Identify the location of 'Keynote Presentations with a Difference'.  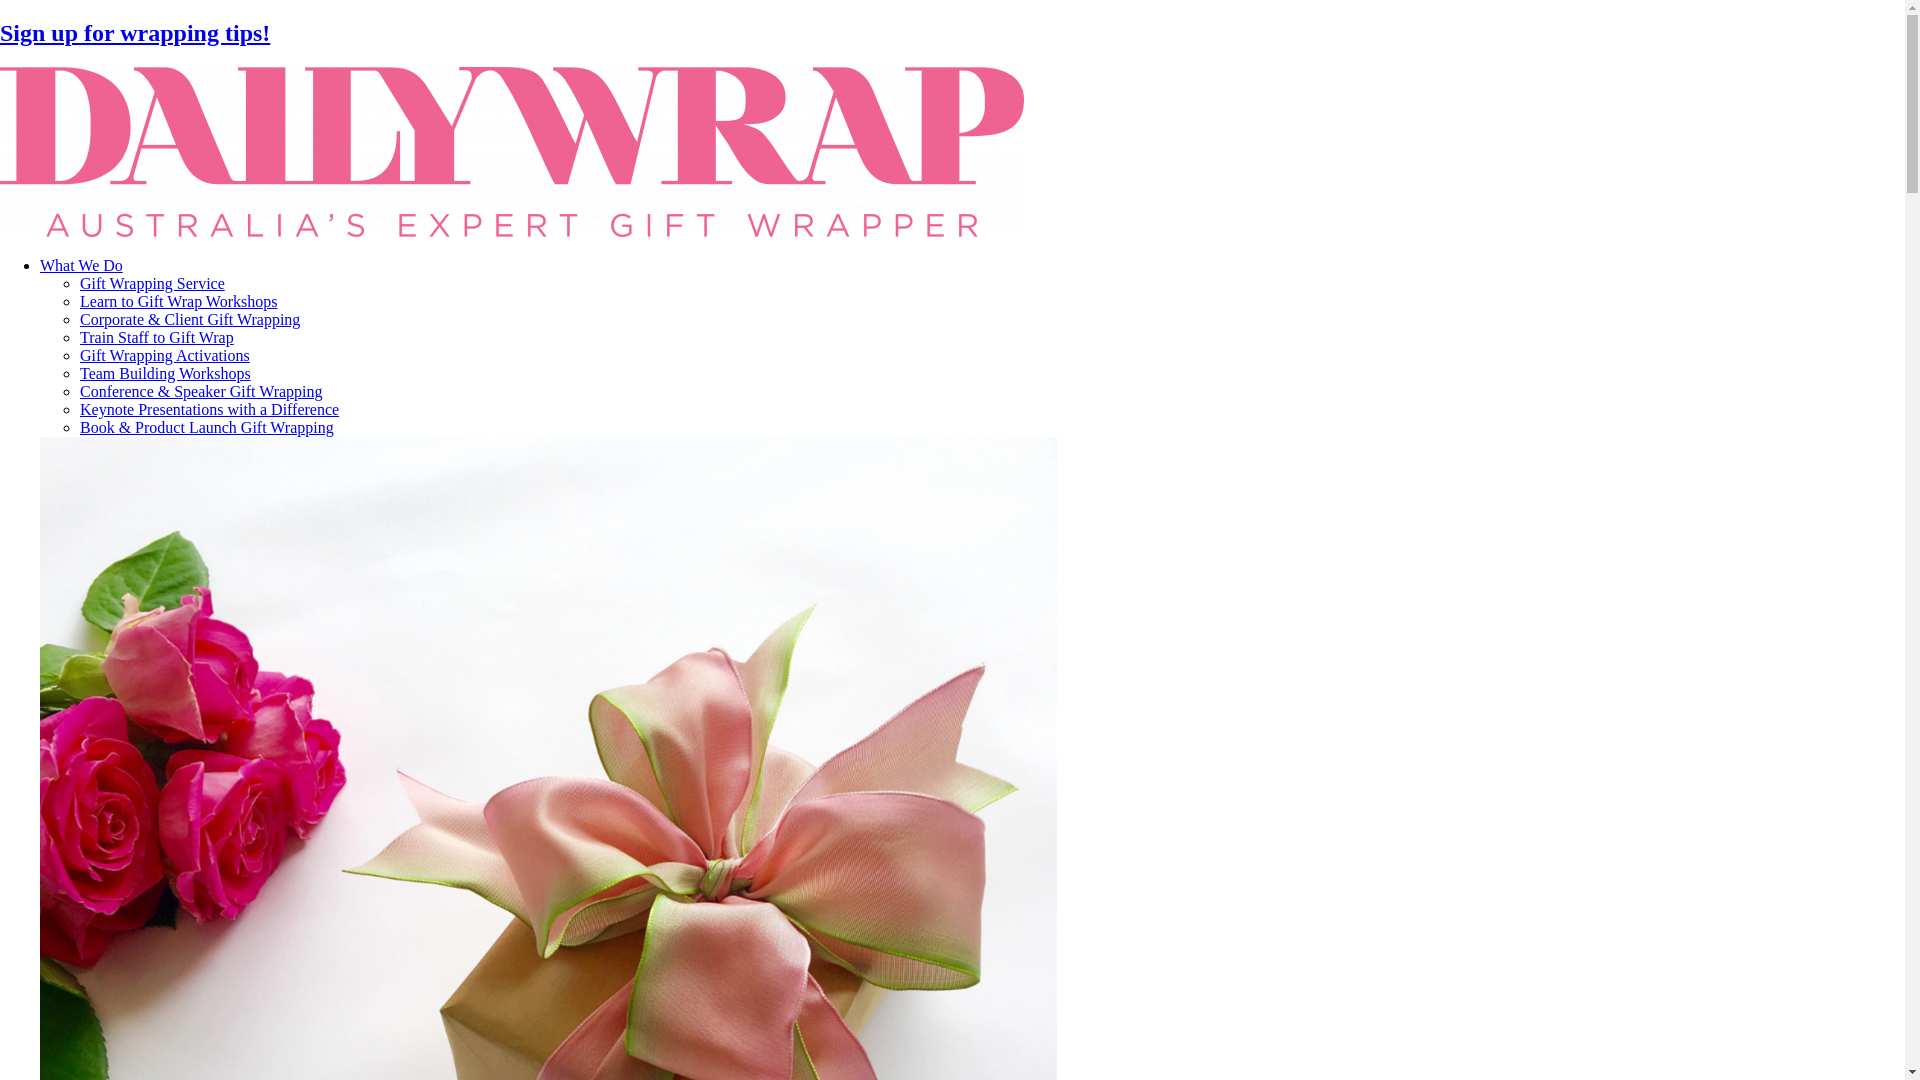
(209, 408).